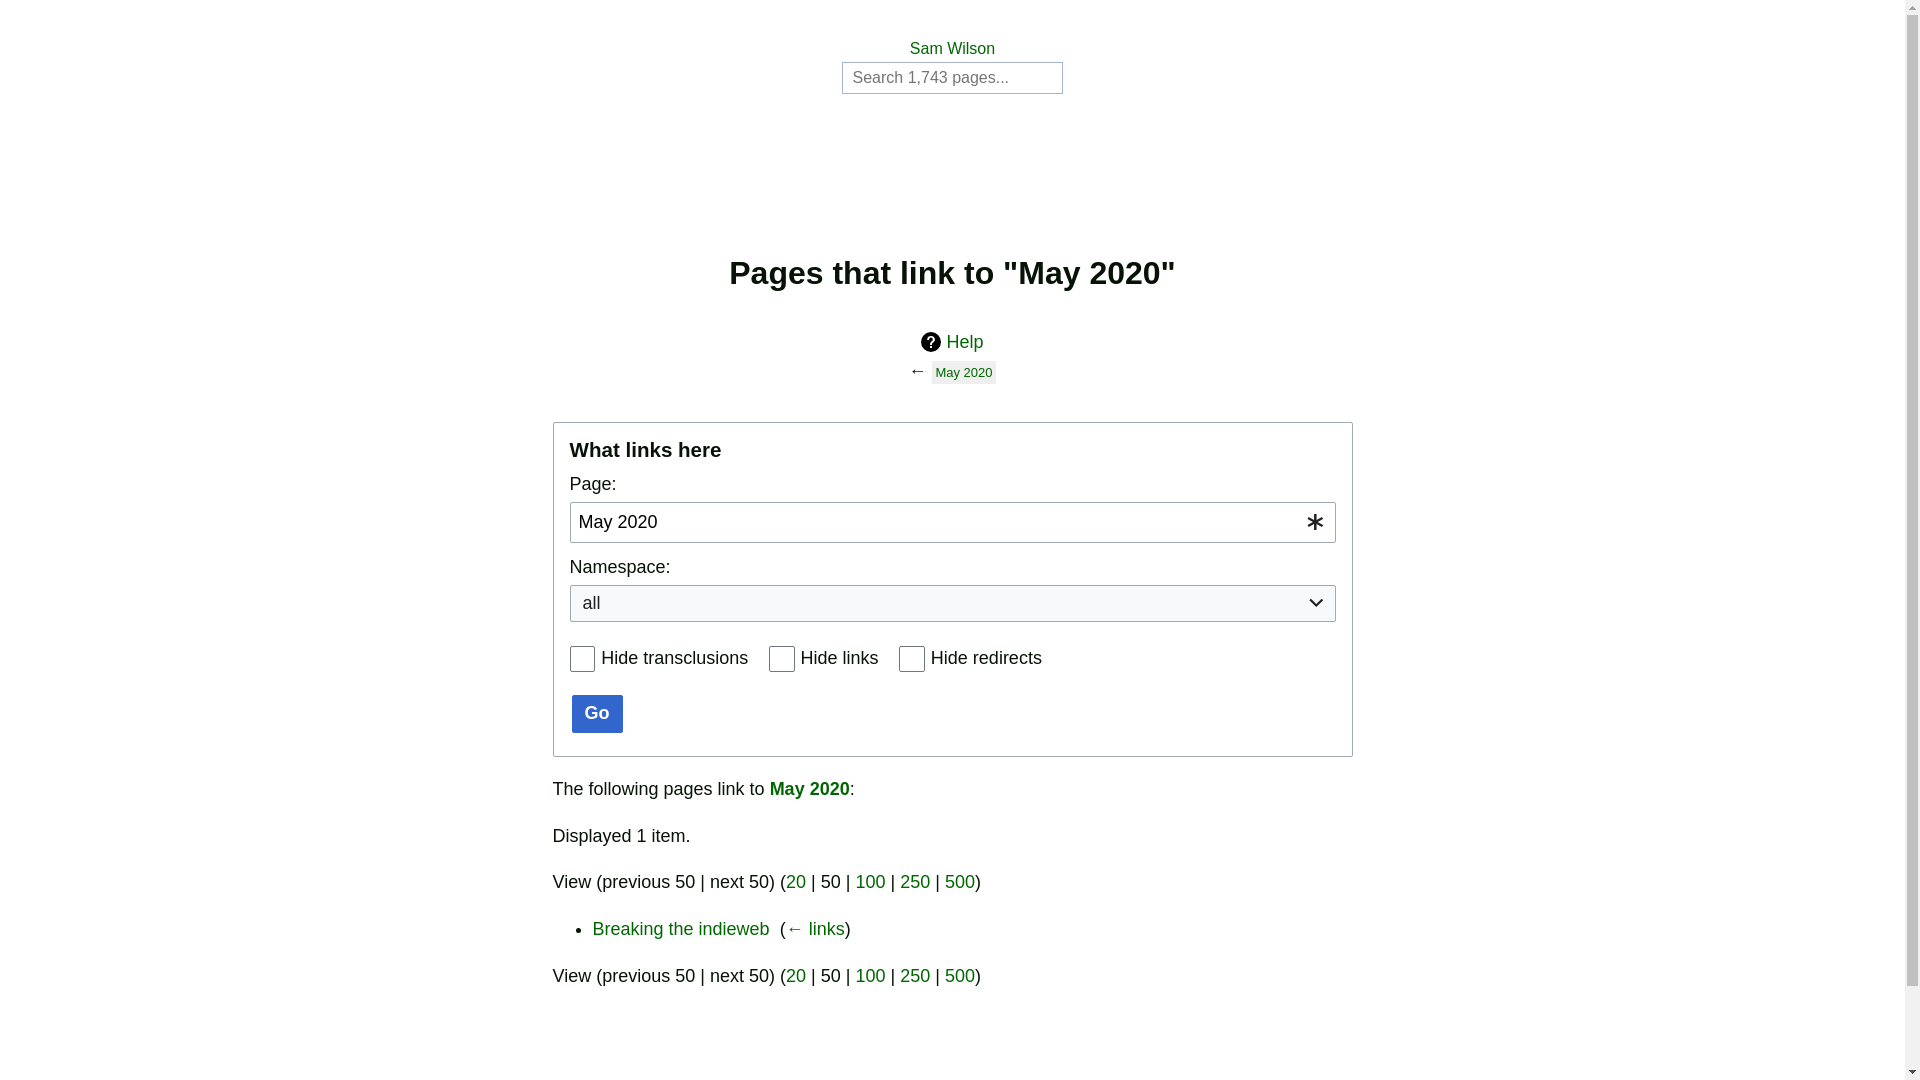  I want to click on '500', so click(960, 881).